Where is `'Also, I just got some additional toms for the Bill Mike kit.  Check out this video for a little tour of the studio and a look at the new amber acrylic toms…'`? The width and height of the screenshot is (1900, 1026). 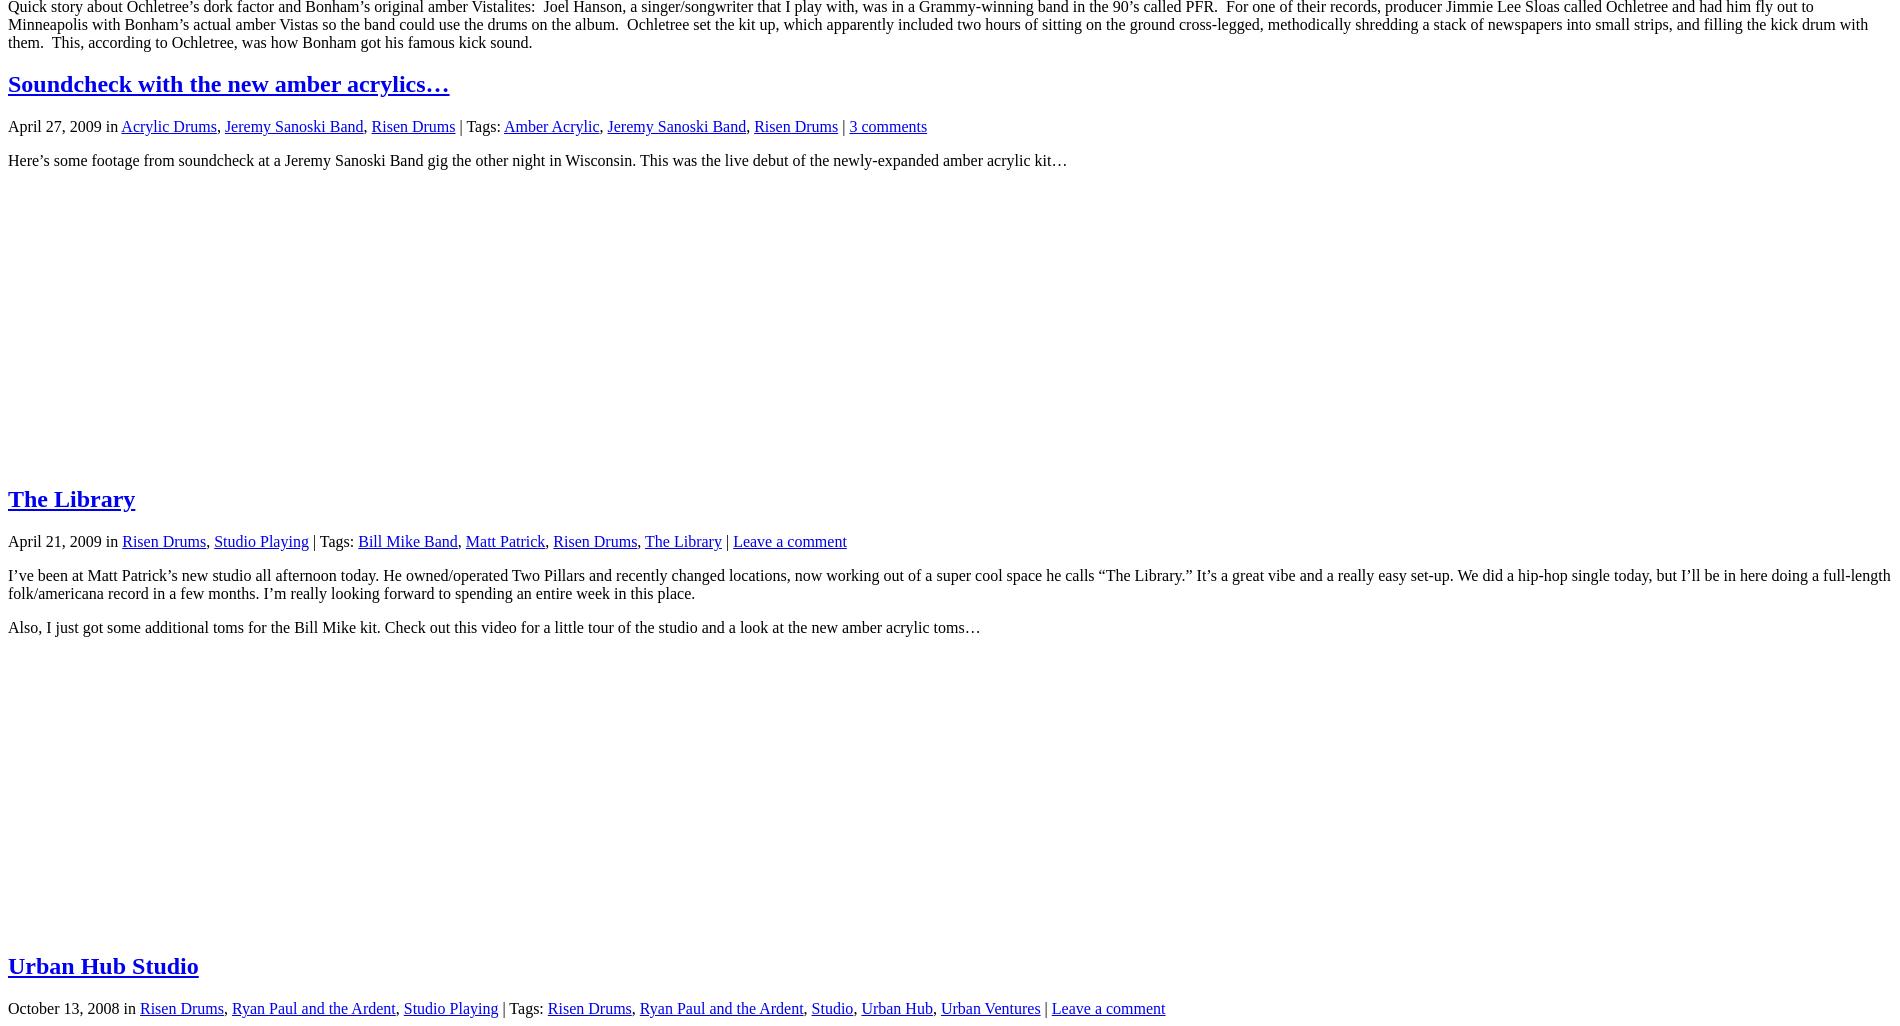
'Also, I just got some additional toms for the Bill Mike kit.  Check out this video for a little tour of the studio and a look at the new amber acrylic toms…' is located at coordinates (7, 627).